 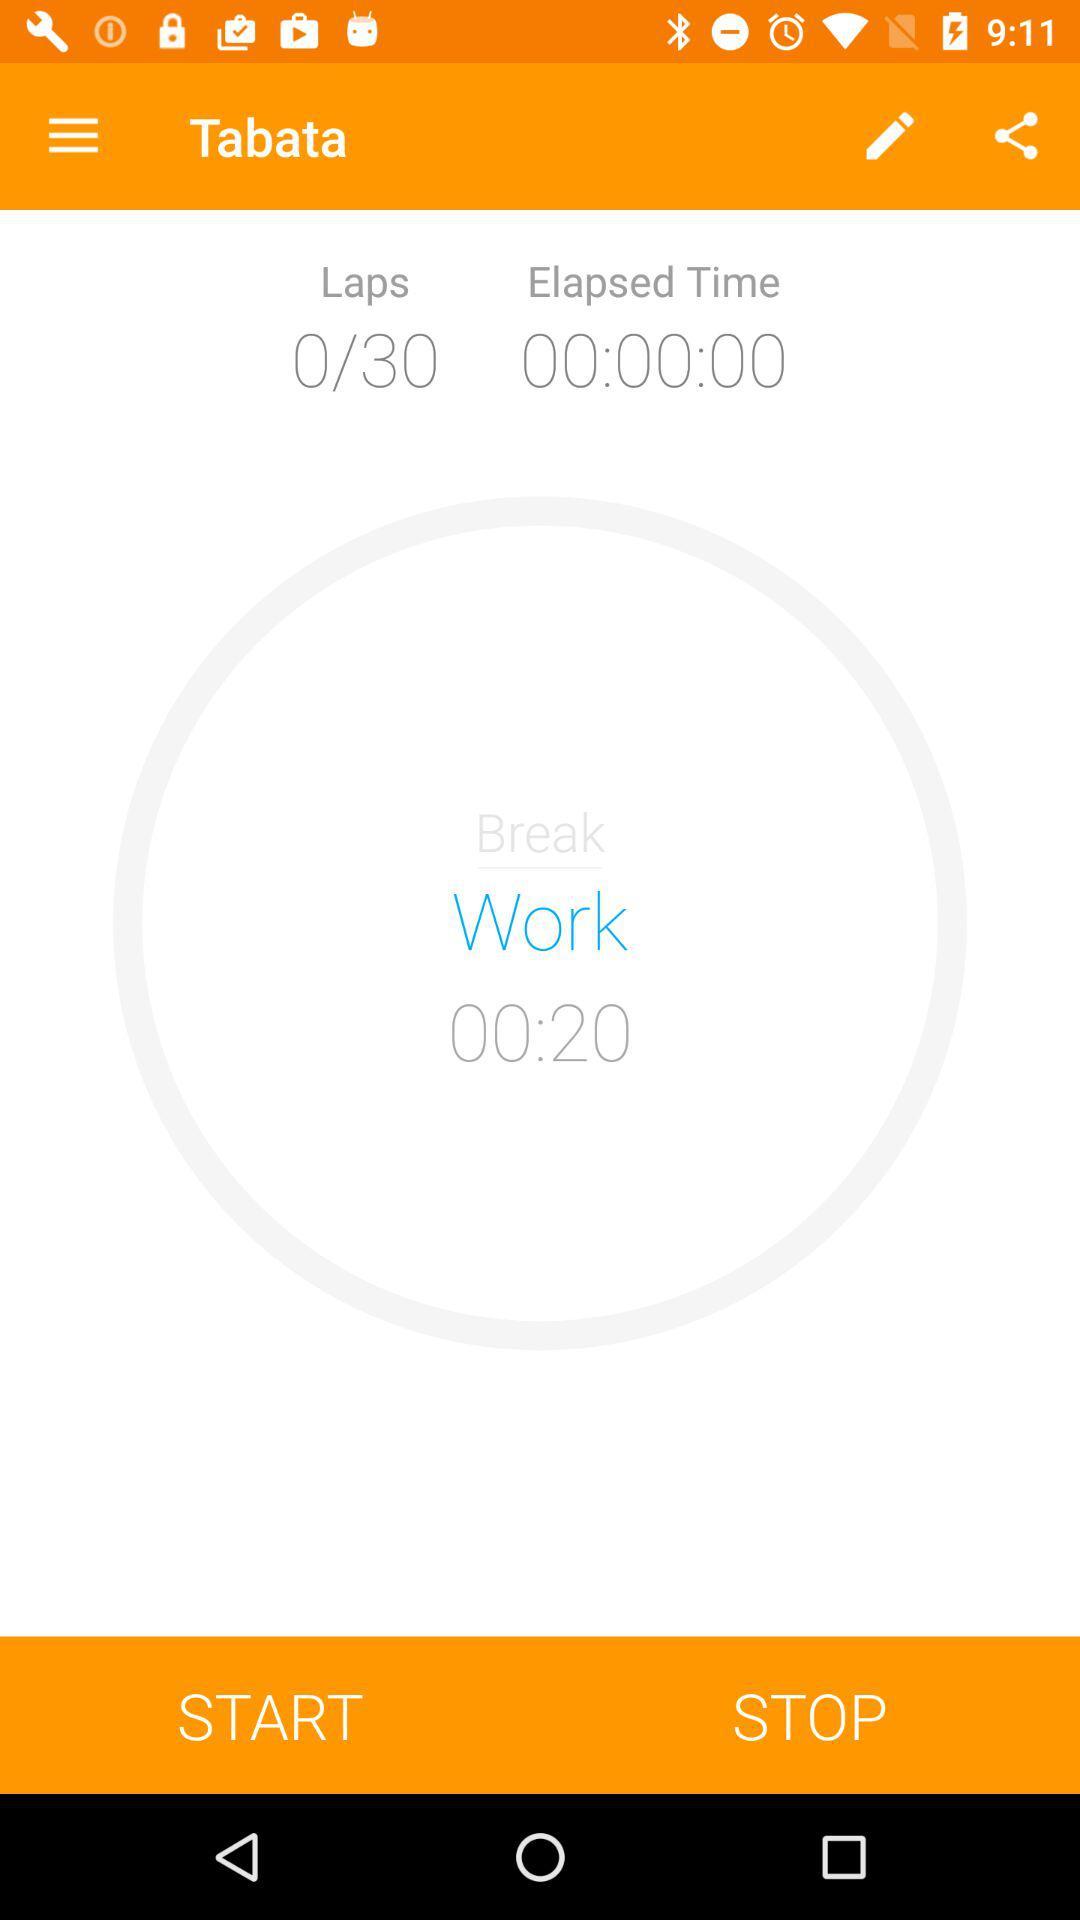 I want to click on the item next to start item, so click(x=810, y=1714).